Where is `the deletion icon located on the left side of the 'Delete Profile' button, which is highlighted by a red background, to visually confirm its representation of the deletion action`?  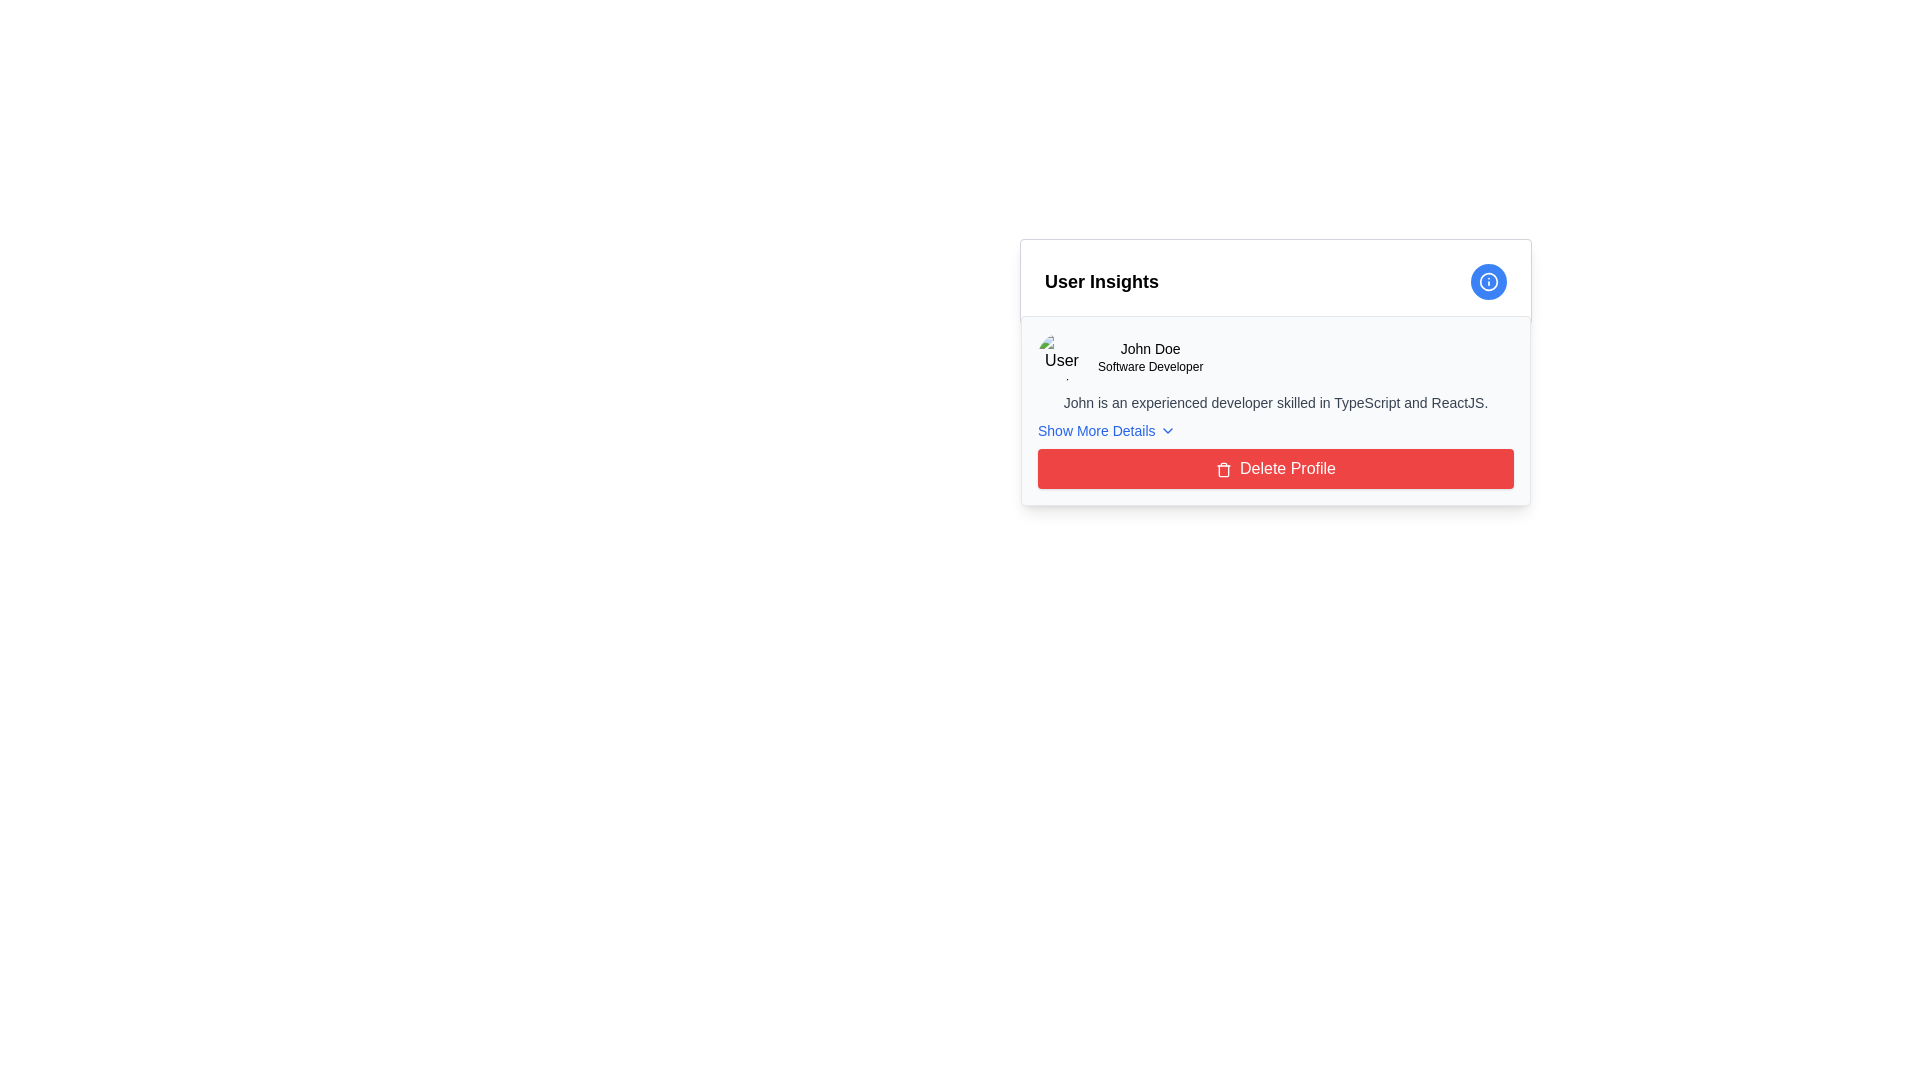
the deletion icon located on the left side of the 'Delete Profile' button, which is highlighted by a red background, to visually confirm its representation of the deletion action is located at coordinates (1223, 469).